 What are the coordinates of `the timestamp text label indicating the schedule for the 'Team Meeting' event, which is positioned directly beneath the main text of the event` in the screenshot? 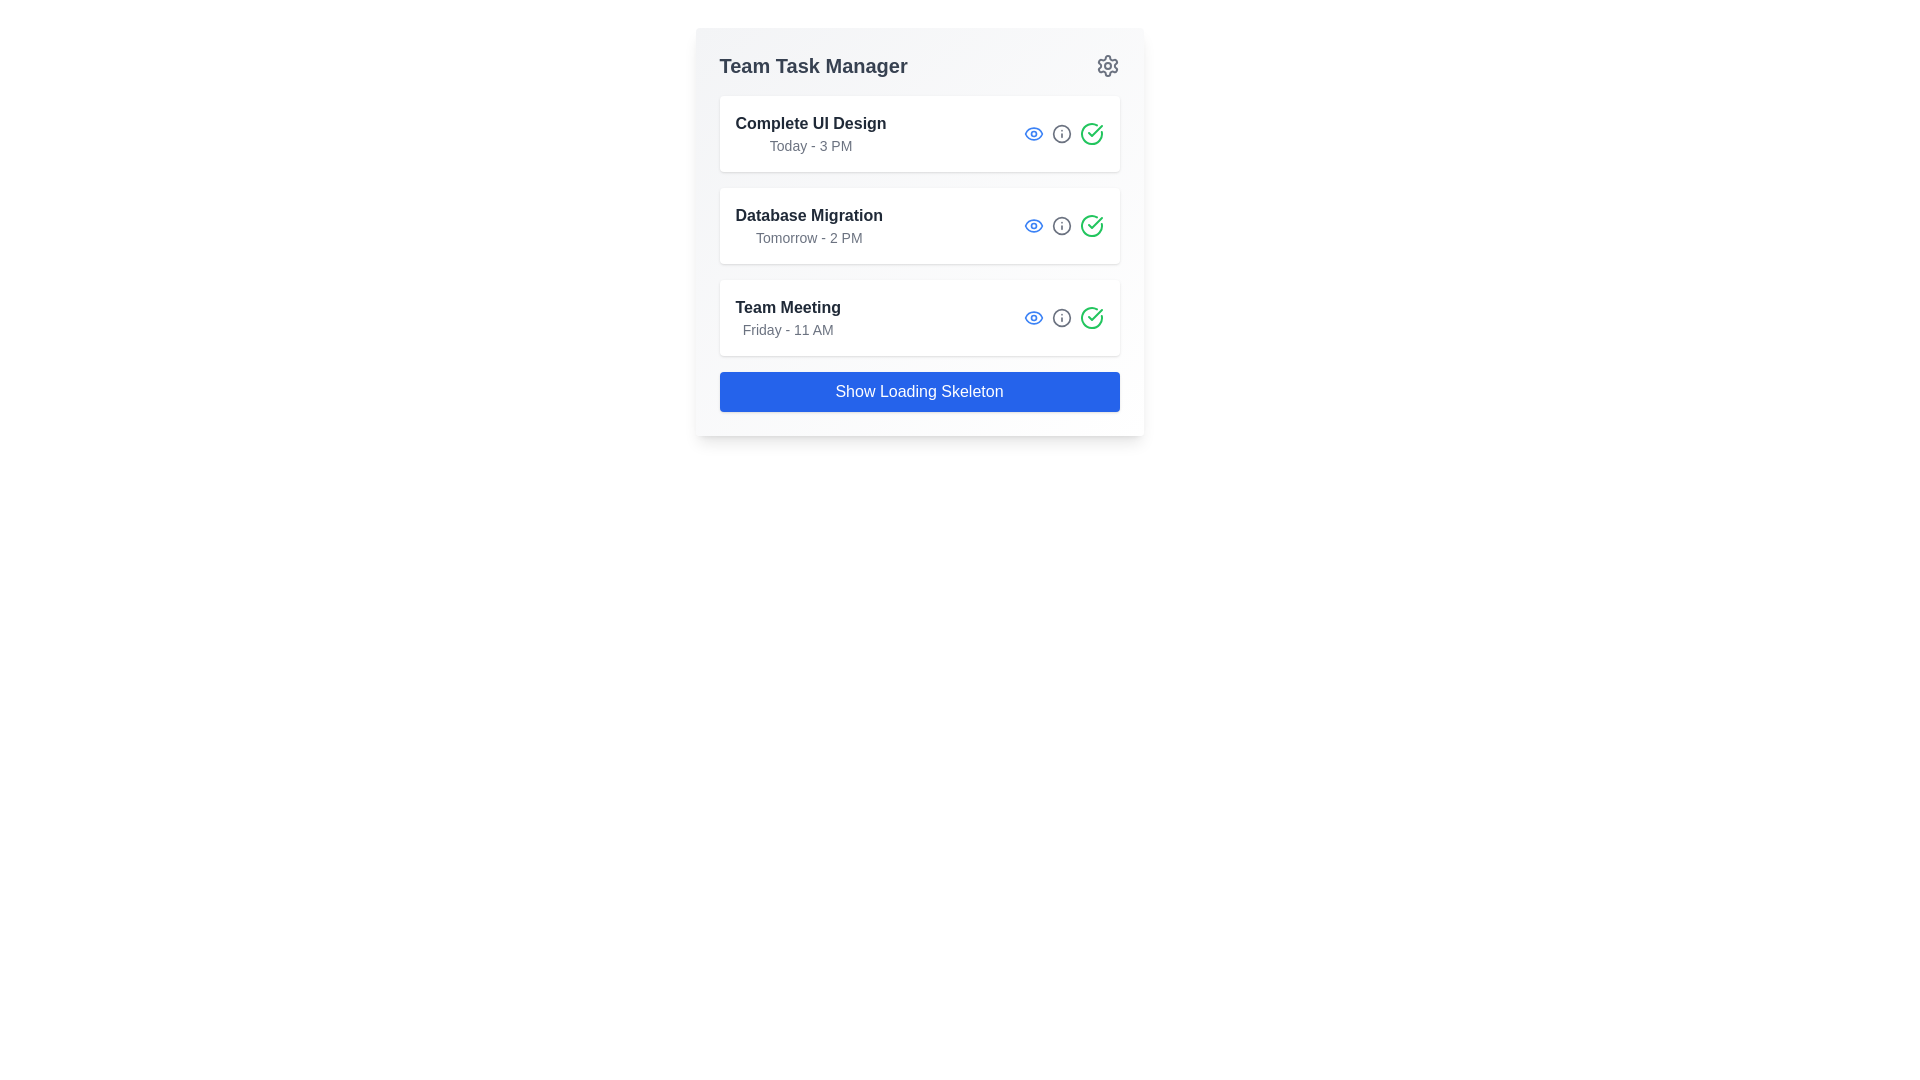 It's located at (787, 329).